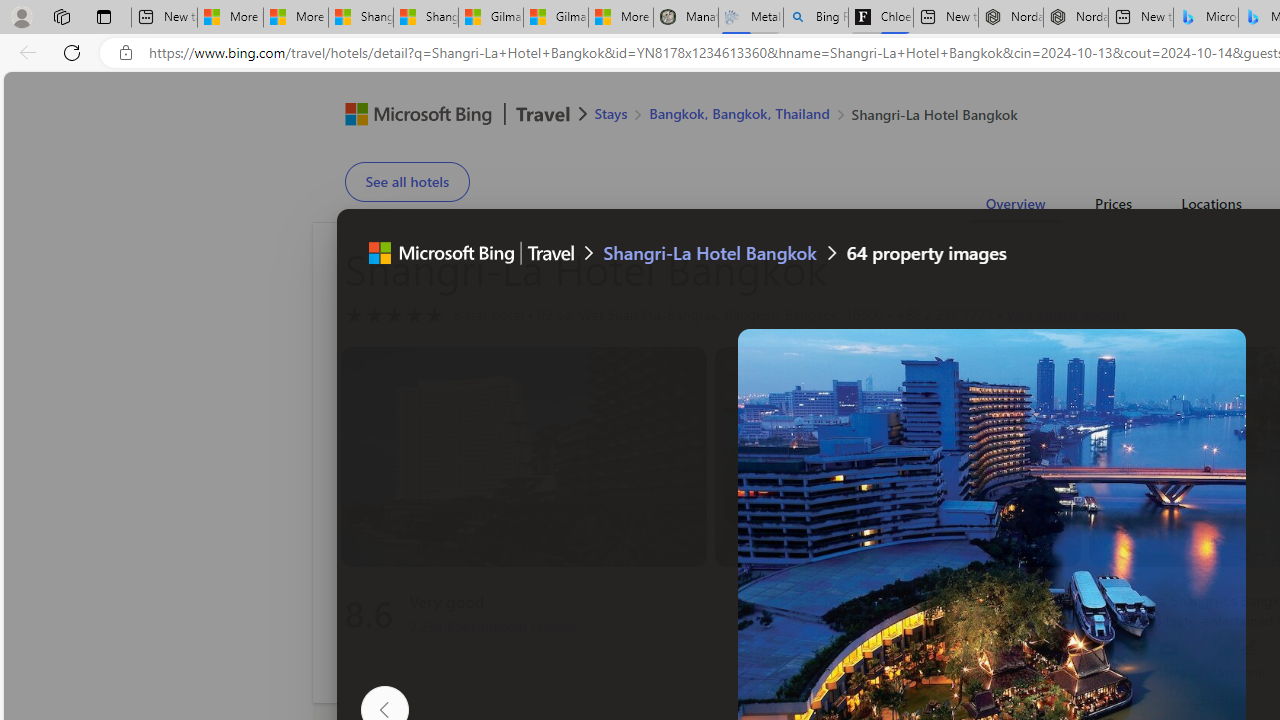 The image size is (1280, 720). Describe the element at coordinates (555, 17) in the screenshot. I see `'Gilma and Hector both pose tropical trouble for Hawaii'` at that location.